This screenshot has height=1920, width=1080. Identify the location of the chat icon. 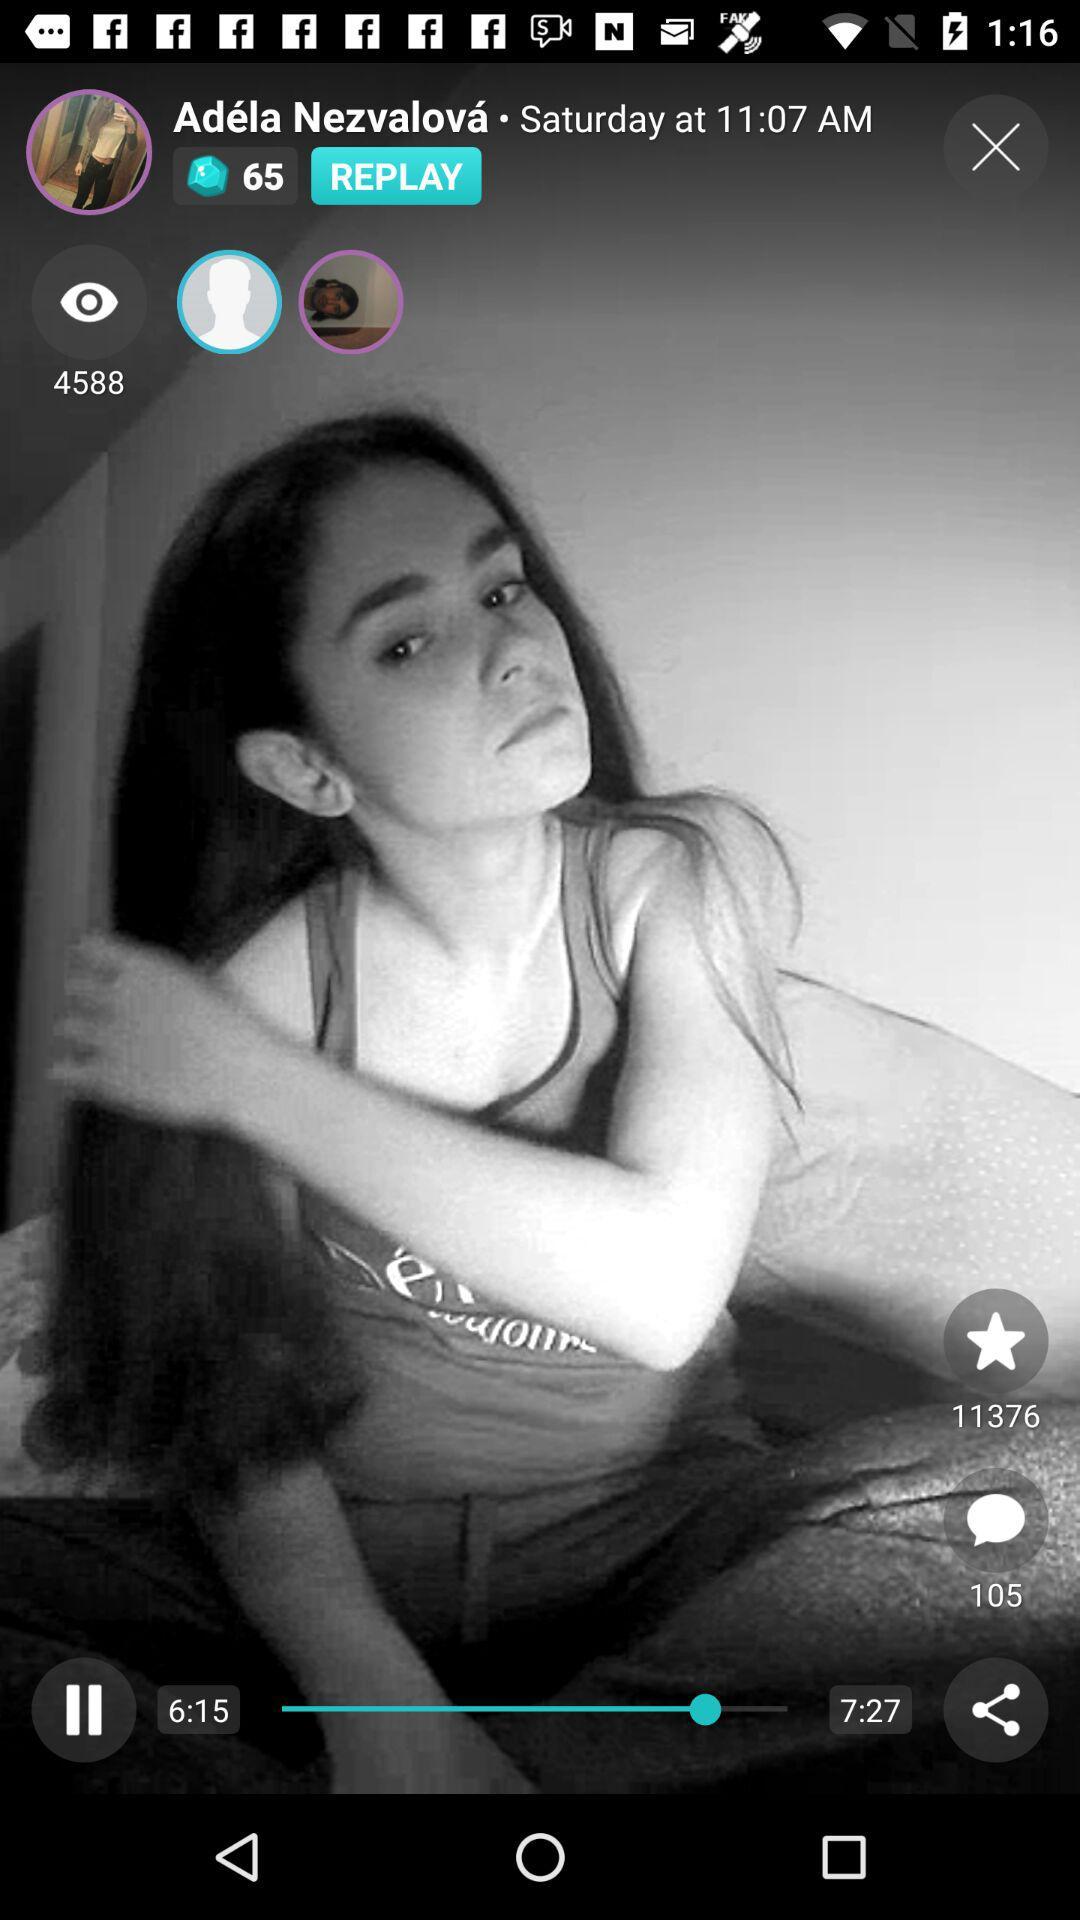
(995, 1520).